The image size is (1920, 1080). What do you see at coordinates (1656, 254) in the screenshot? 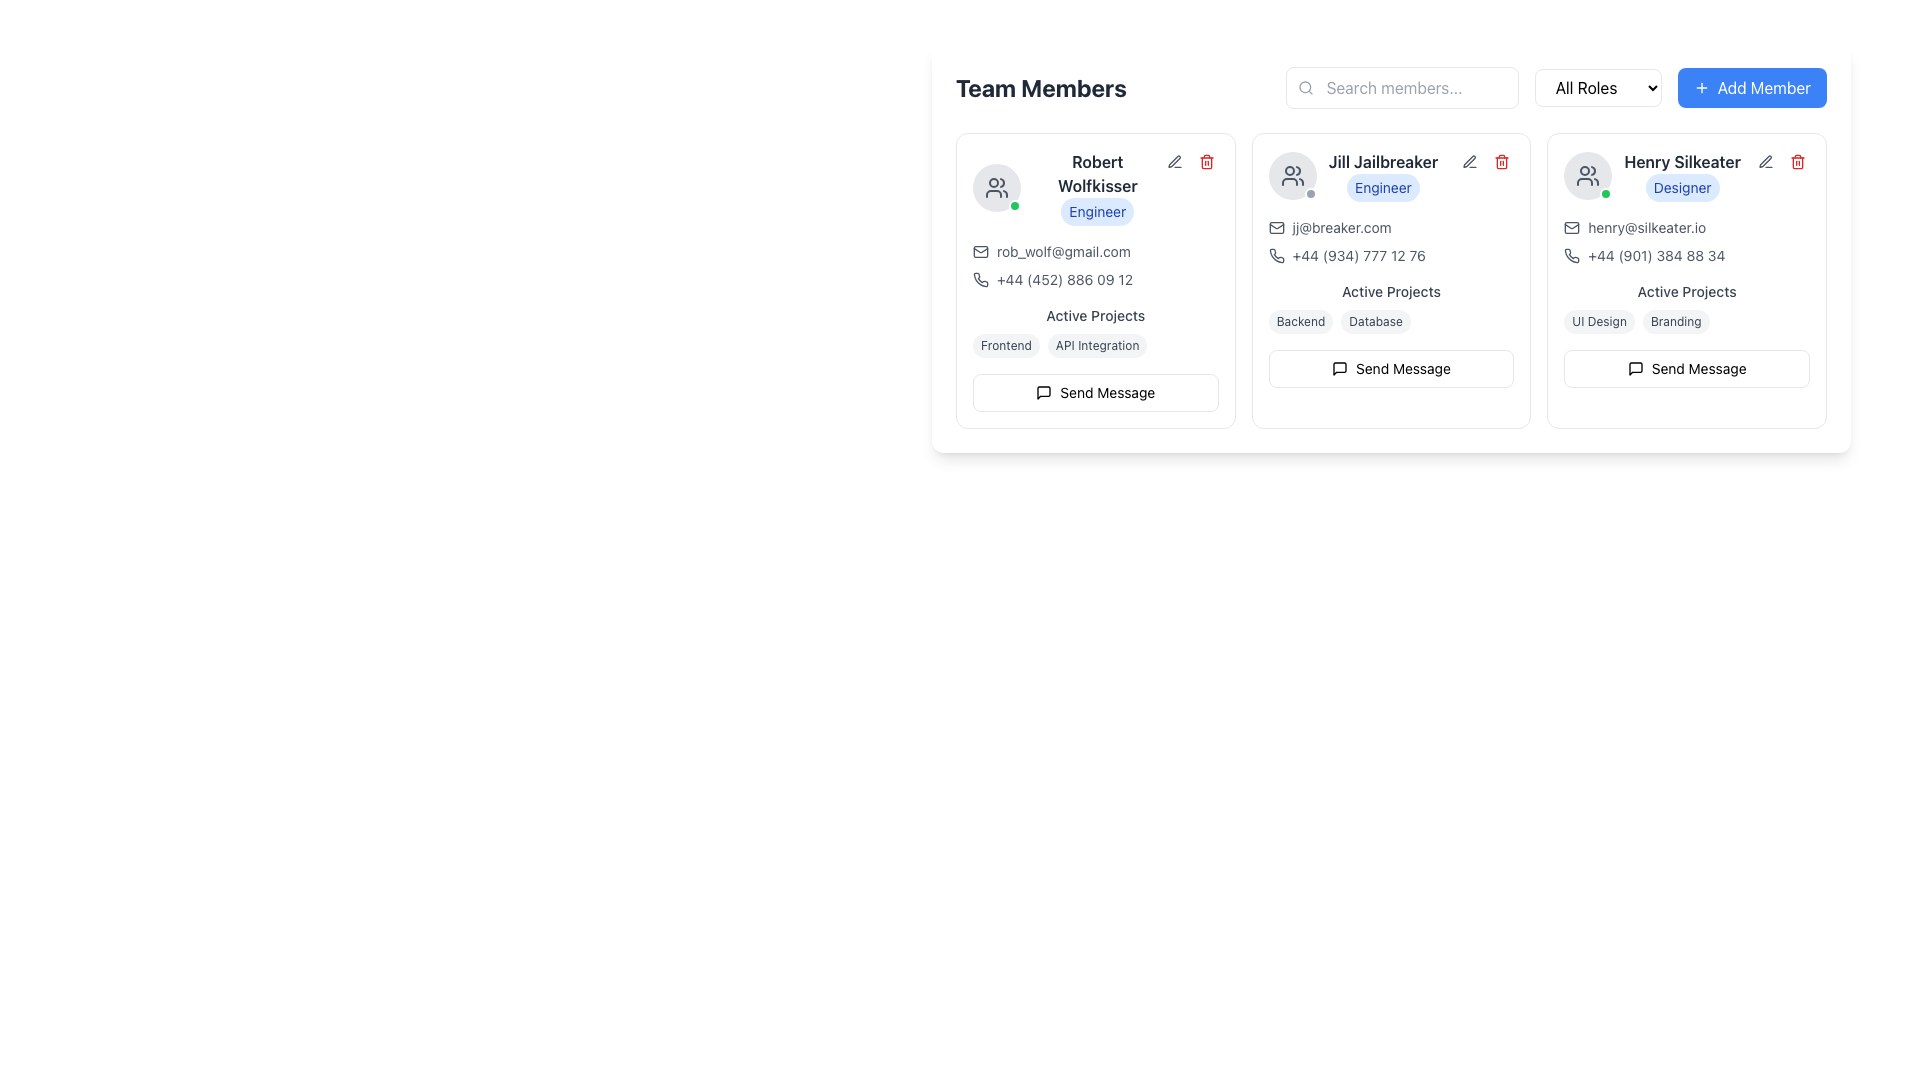
I see `the phone number text element displaying '+44 (901) 384 88 34' within the profile card for 'Henry Silkeater'` at bounding box center [1656, 254].